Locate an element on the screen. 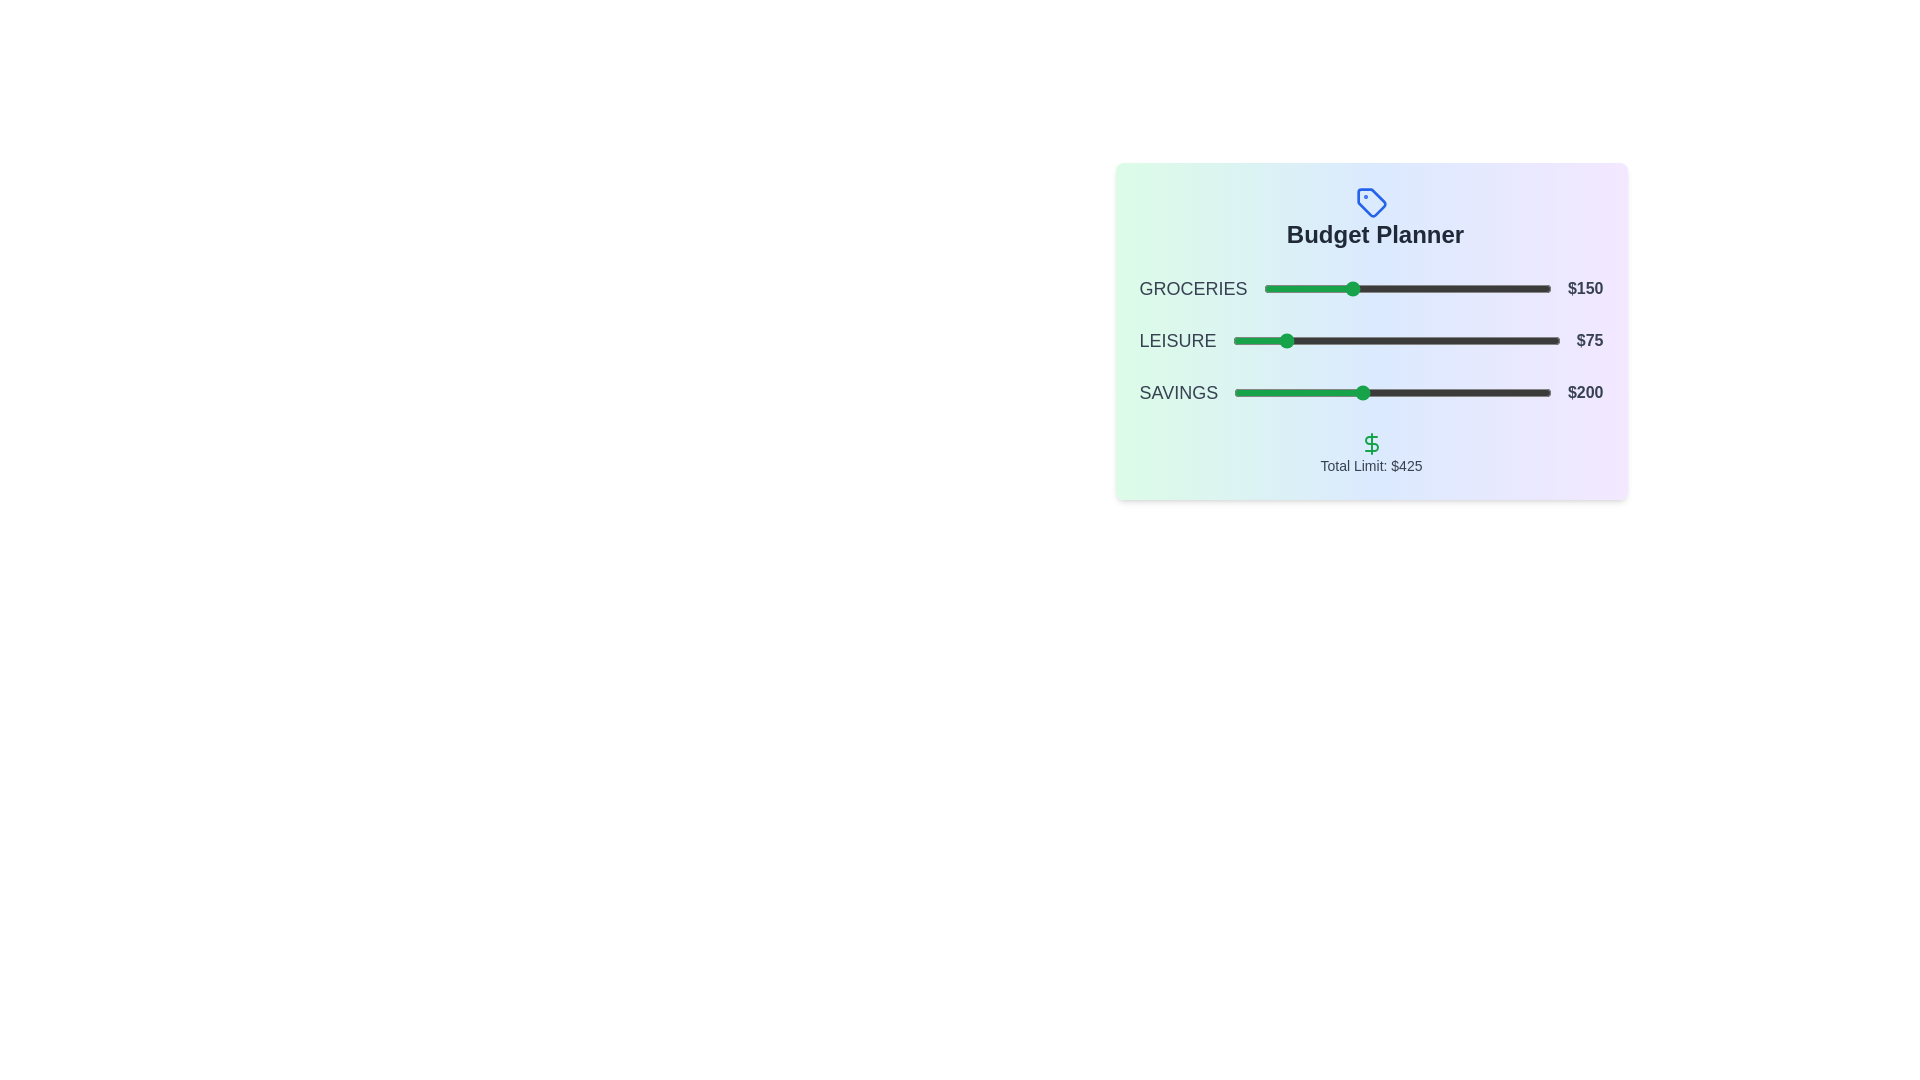  the slider for 1 to 66 is located at coordinates (1301, 339).